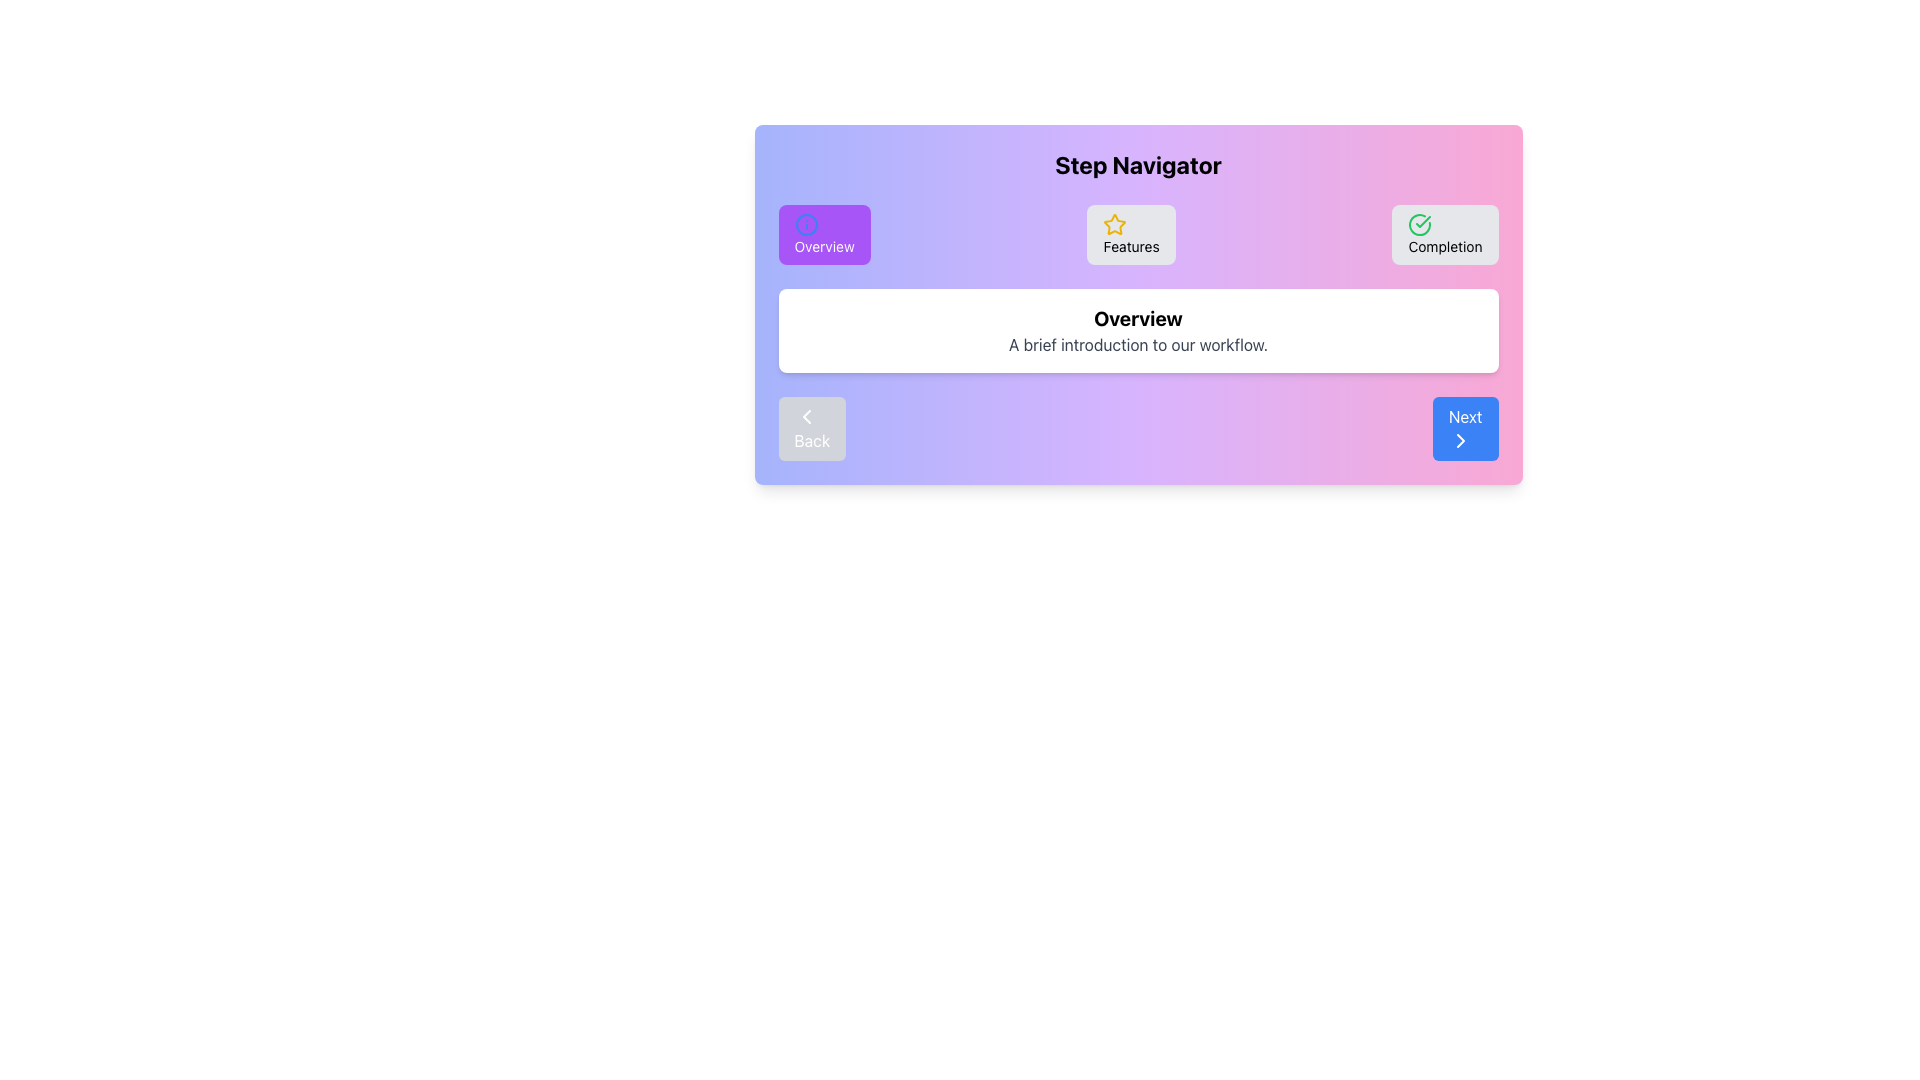 The height and width of the screenshot is (1080, 1920). I want to click on the 'Overview' button, which is a rounded rectangular button with a purple background and white text, located in the top-left corner of the navigation bar, so click(824, 234).